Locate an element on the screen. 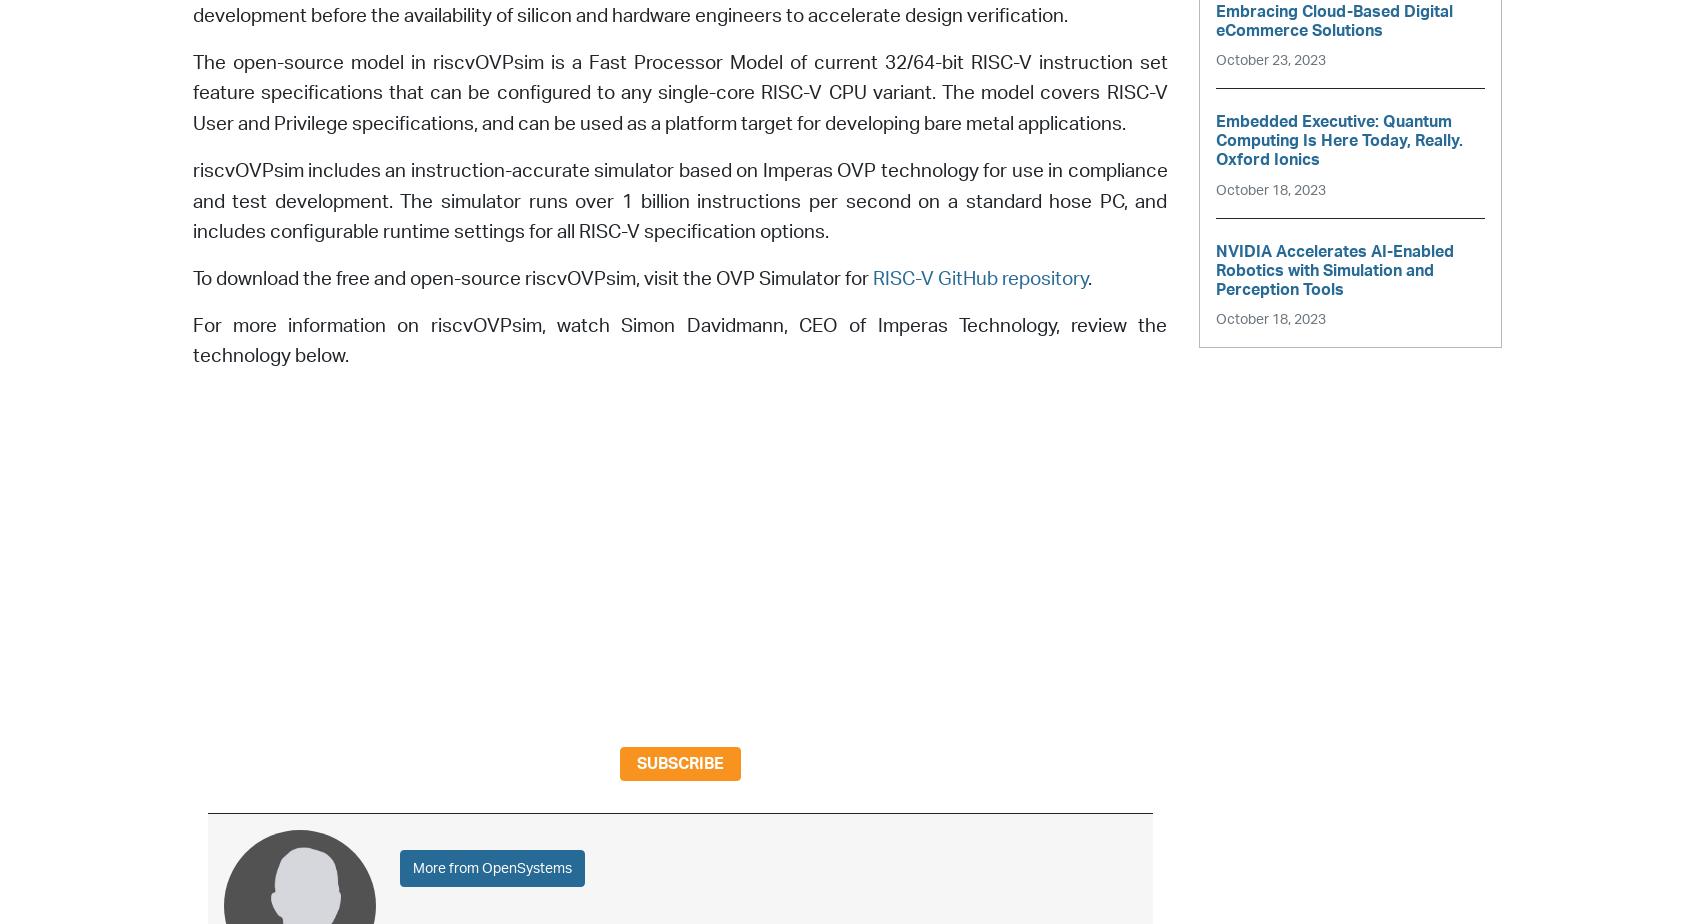  'RISC-V GitHub repository' is located at coordinates (978, 279).